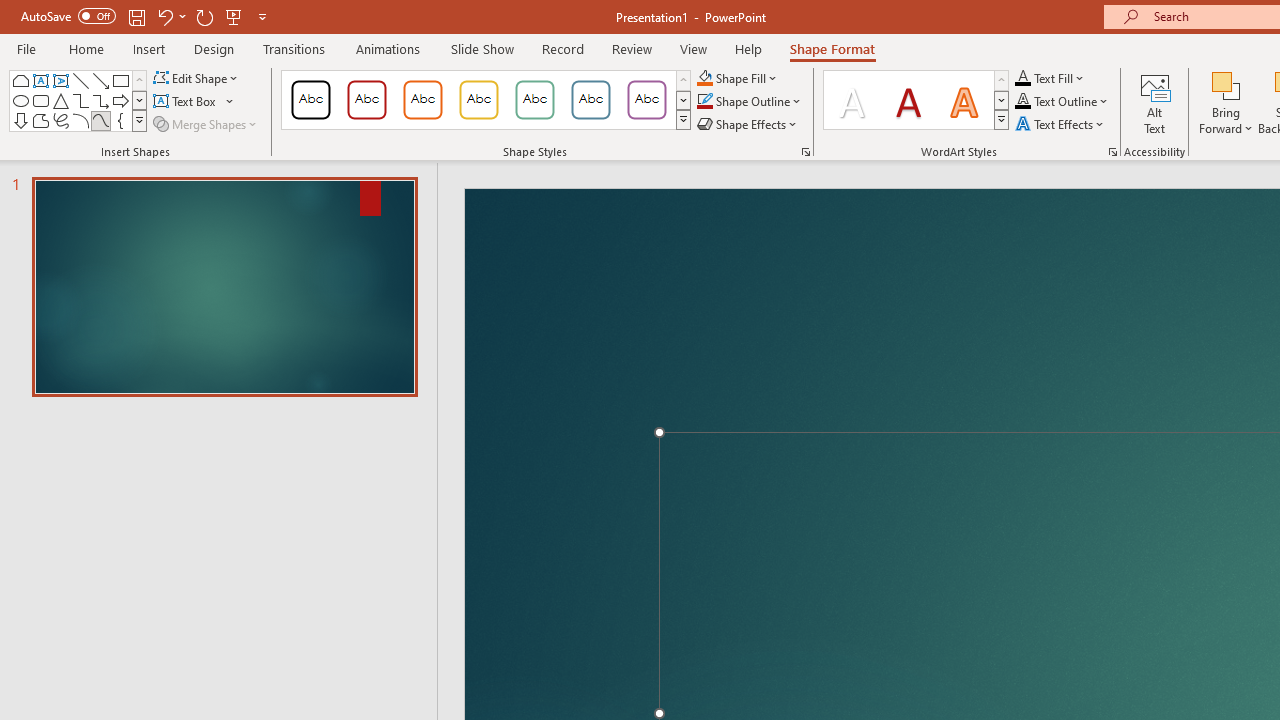 The image size is (1280, 720). What do you see at coordinates (262, 16) in the screenshot?
I see `'Customize Quick Access Toolbar'` at bounding box center [262, 16].